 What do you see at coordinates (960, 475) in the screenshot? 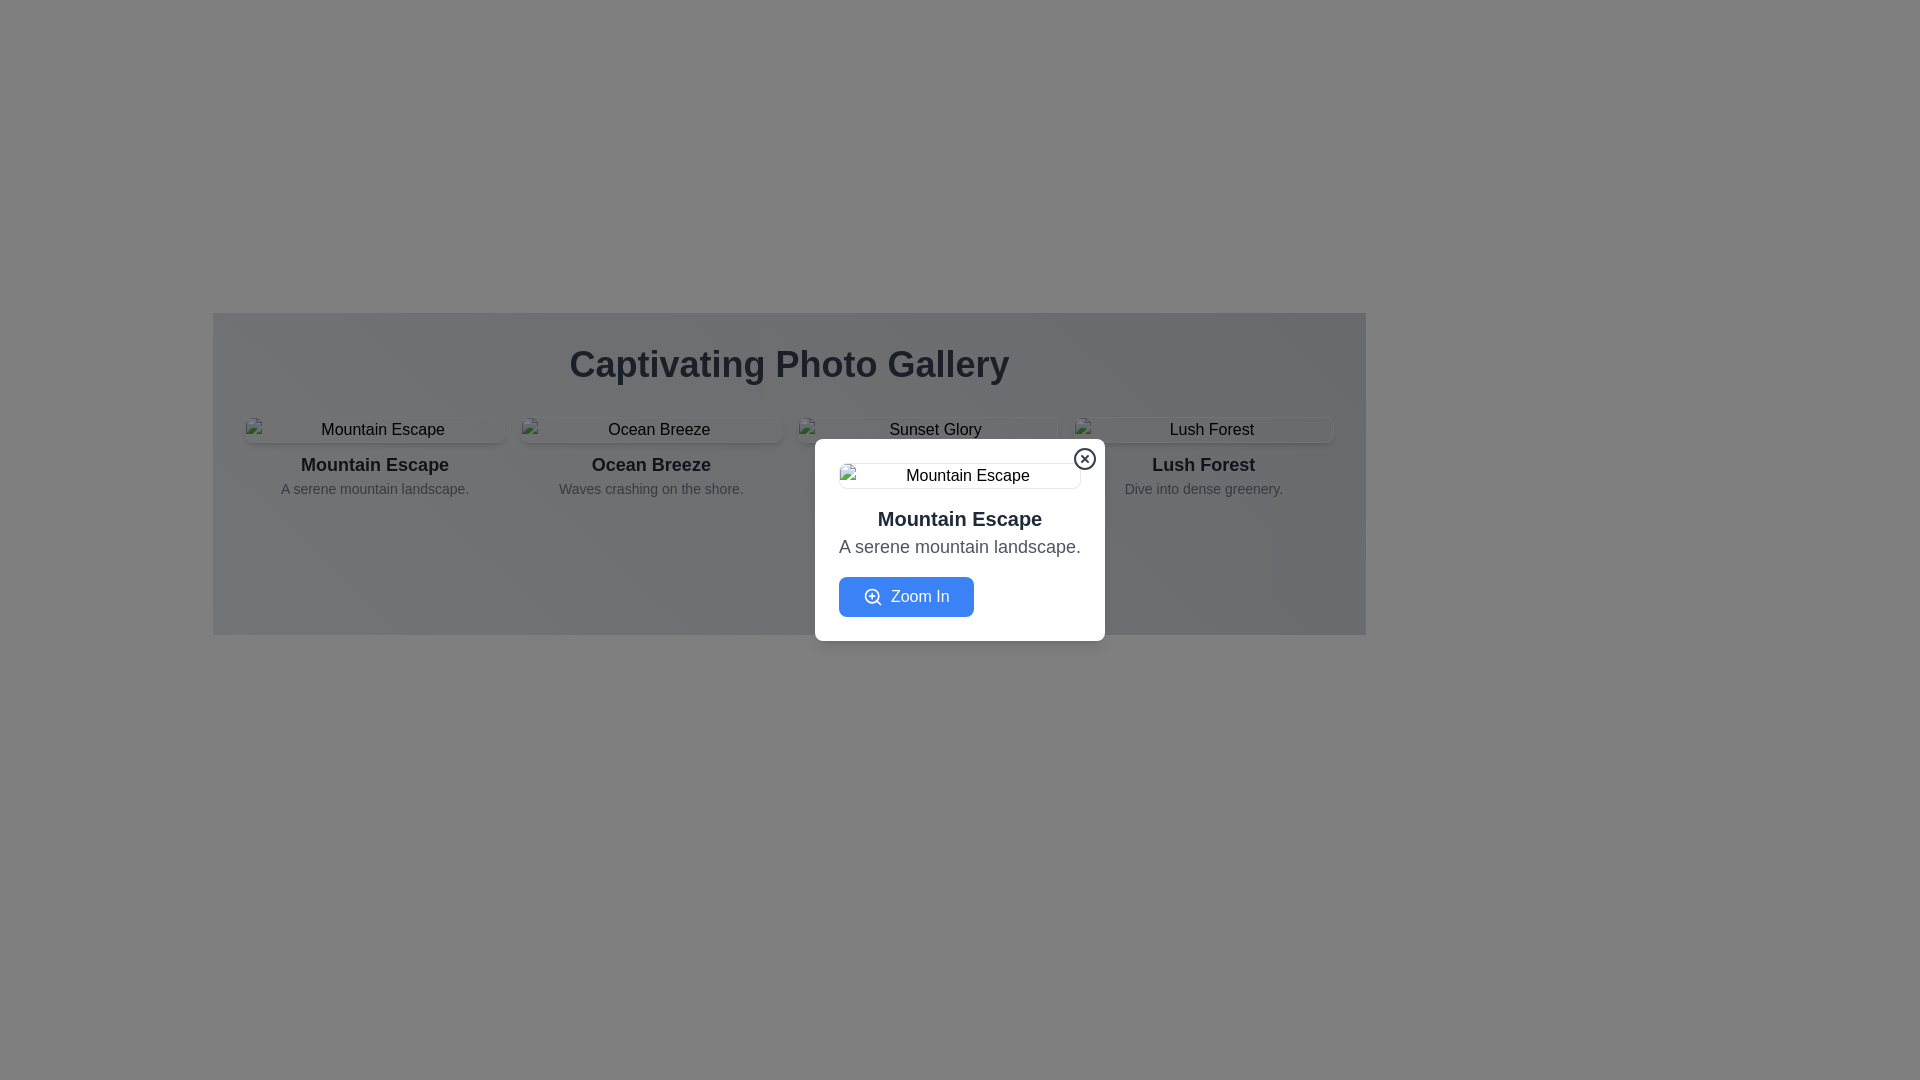
I see `the image illustrating 'Mountain Escape' located at the top center of a white box with rounded corners` at bounding box center [960, 475].